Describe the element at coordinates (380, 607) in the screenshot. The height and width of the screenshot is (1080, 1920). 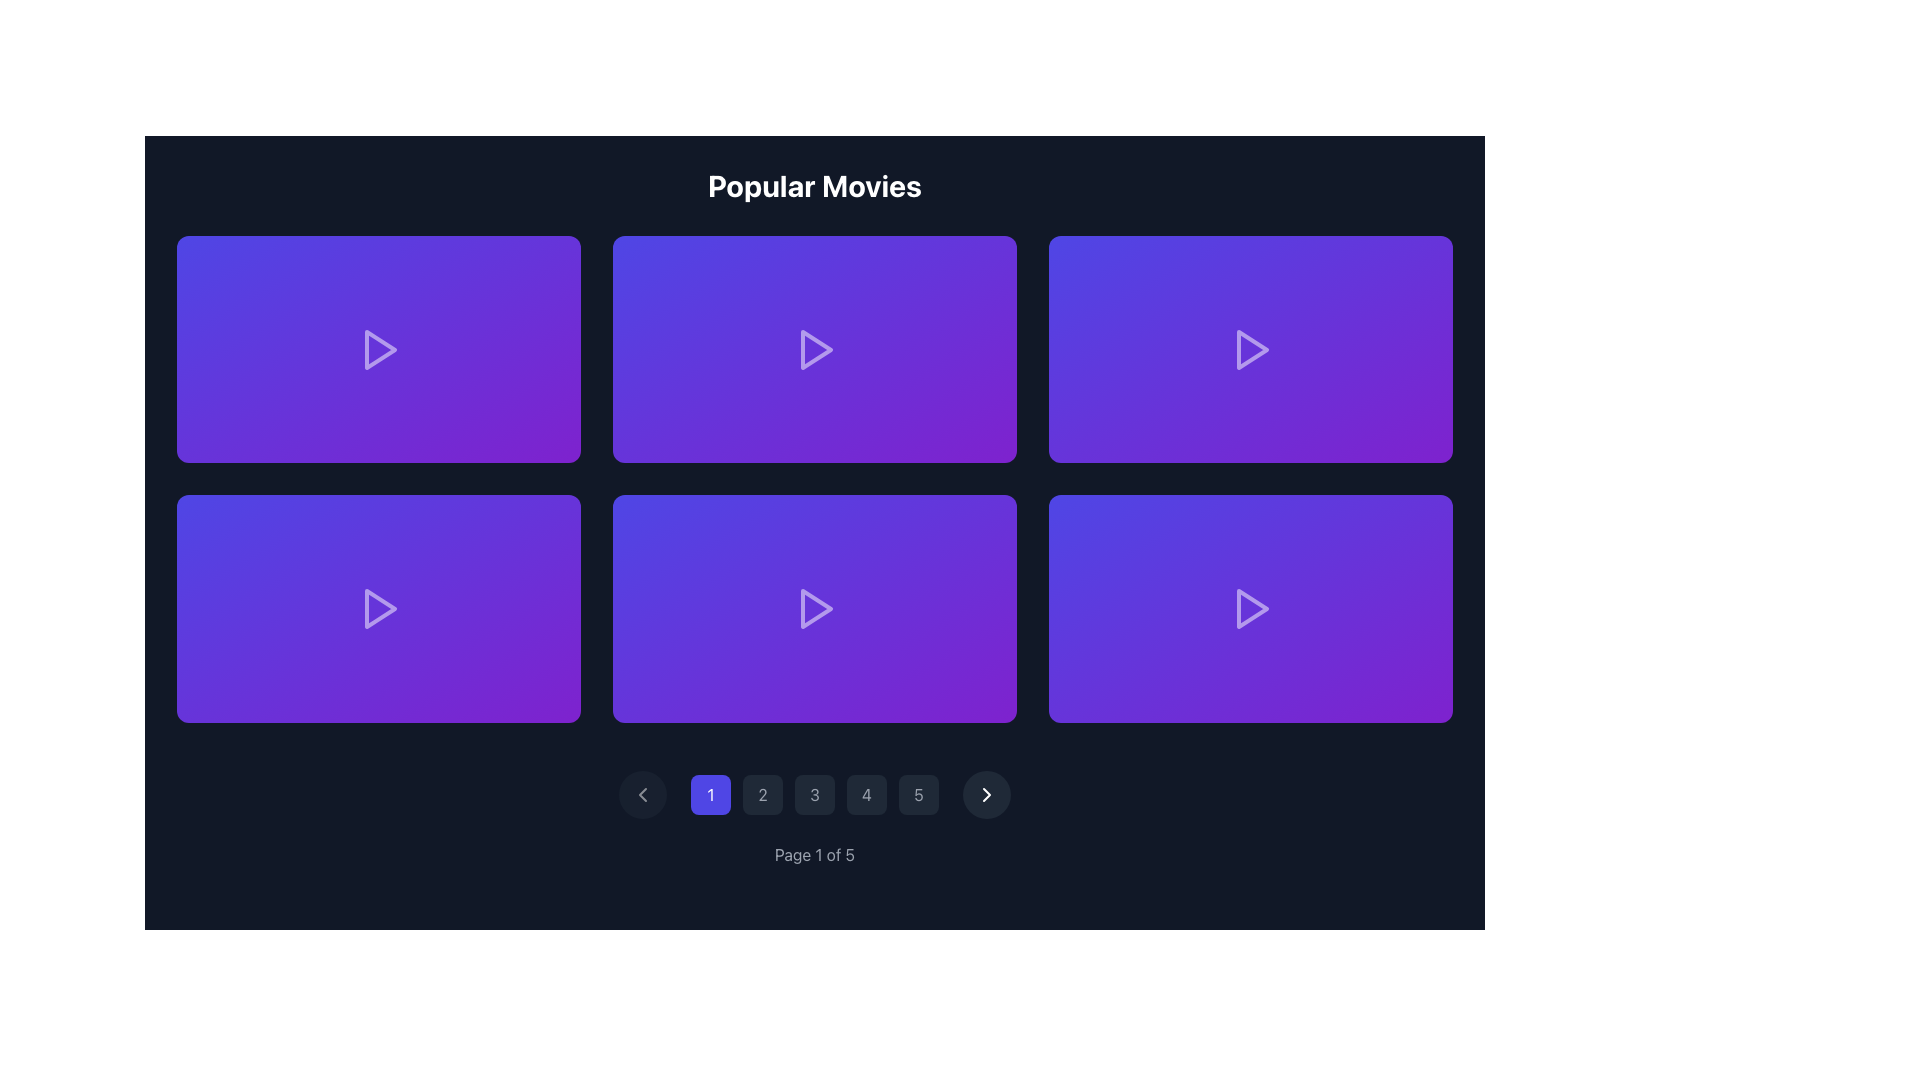
I see `the play icon, which is a small triangular shape outlined and centered in a purple rectangular background, located in the second row, first column of the grid layout` at that location.